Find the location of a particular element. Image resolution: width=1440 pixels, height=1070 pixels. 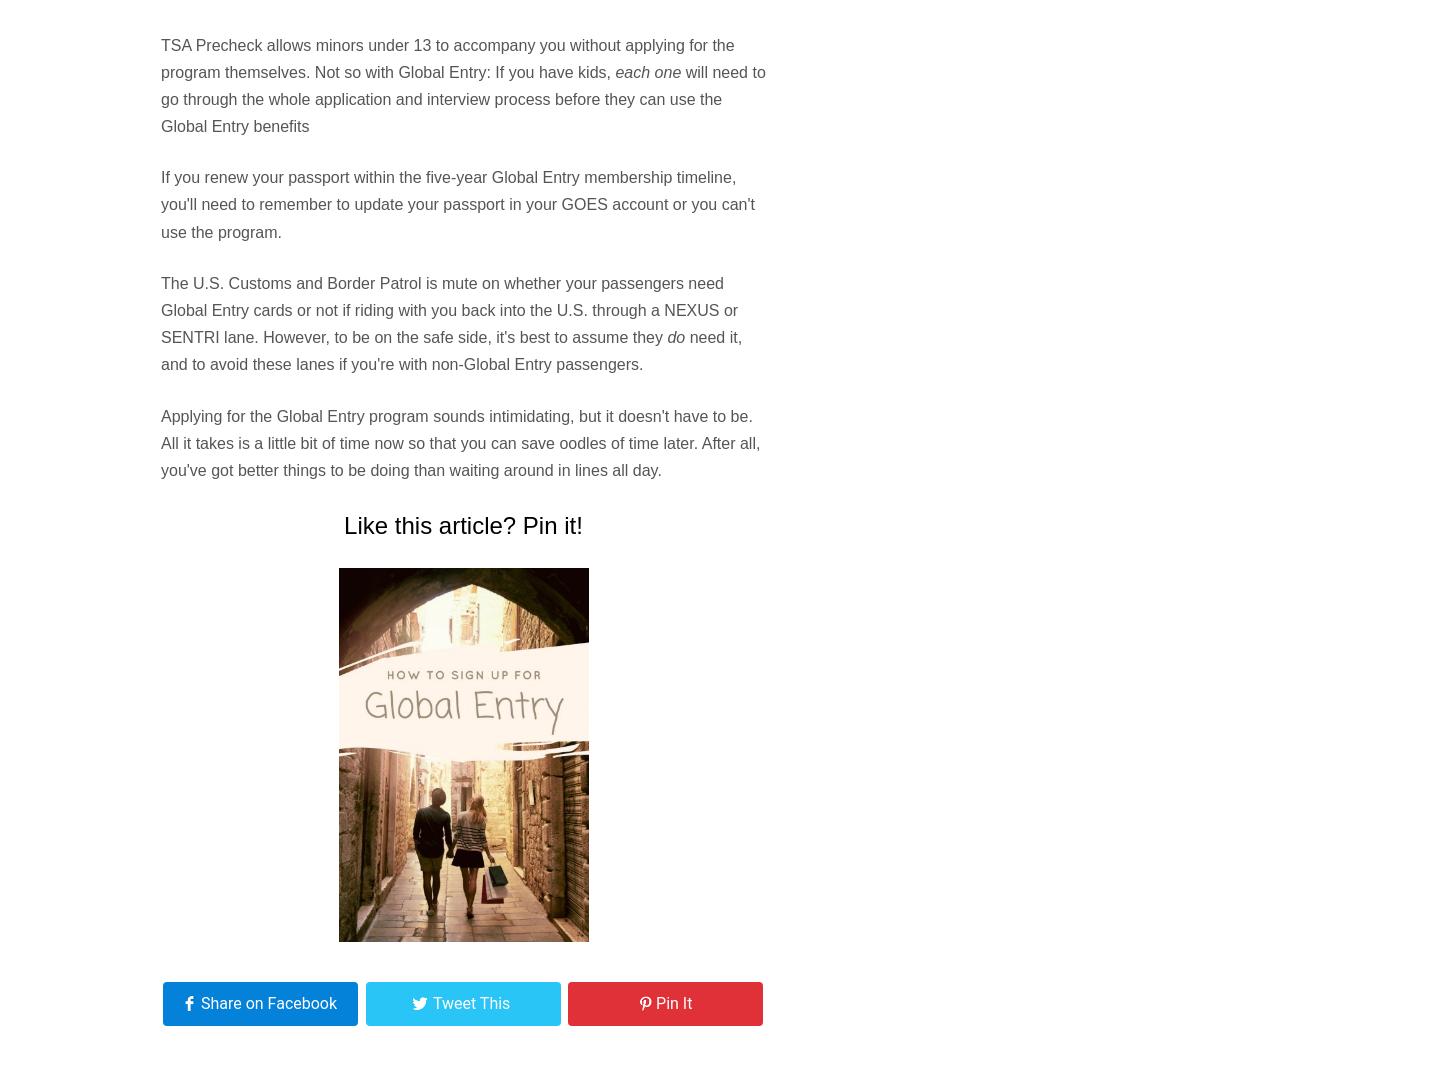

'If you renew your passport within the five-year Global Entry membership timeline, you'll need to remember to update your passport in your GOES account or you can't use the program.' is located at coordinates (457, 203).